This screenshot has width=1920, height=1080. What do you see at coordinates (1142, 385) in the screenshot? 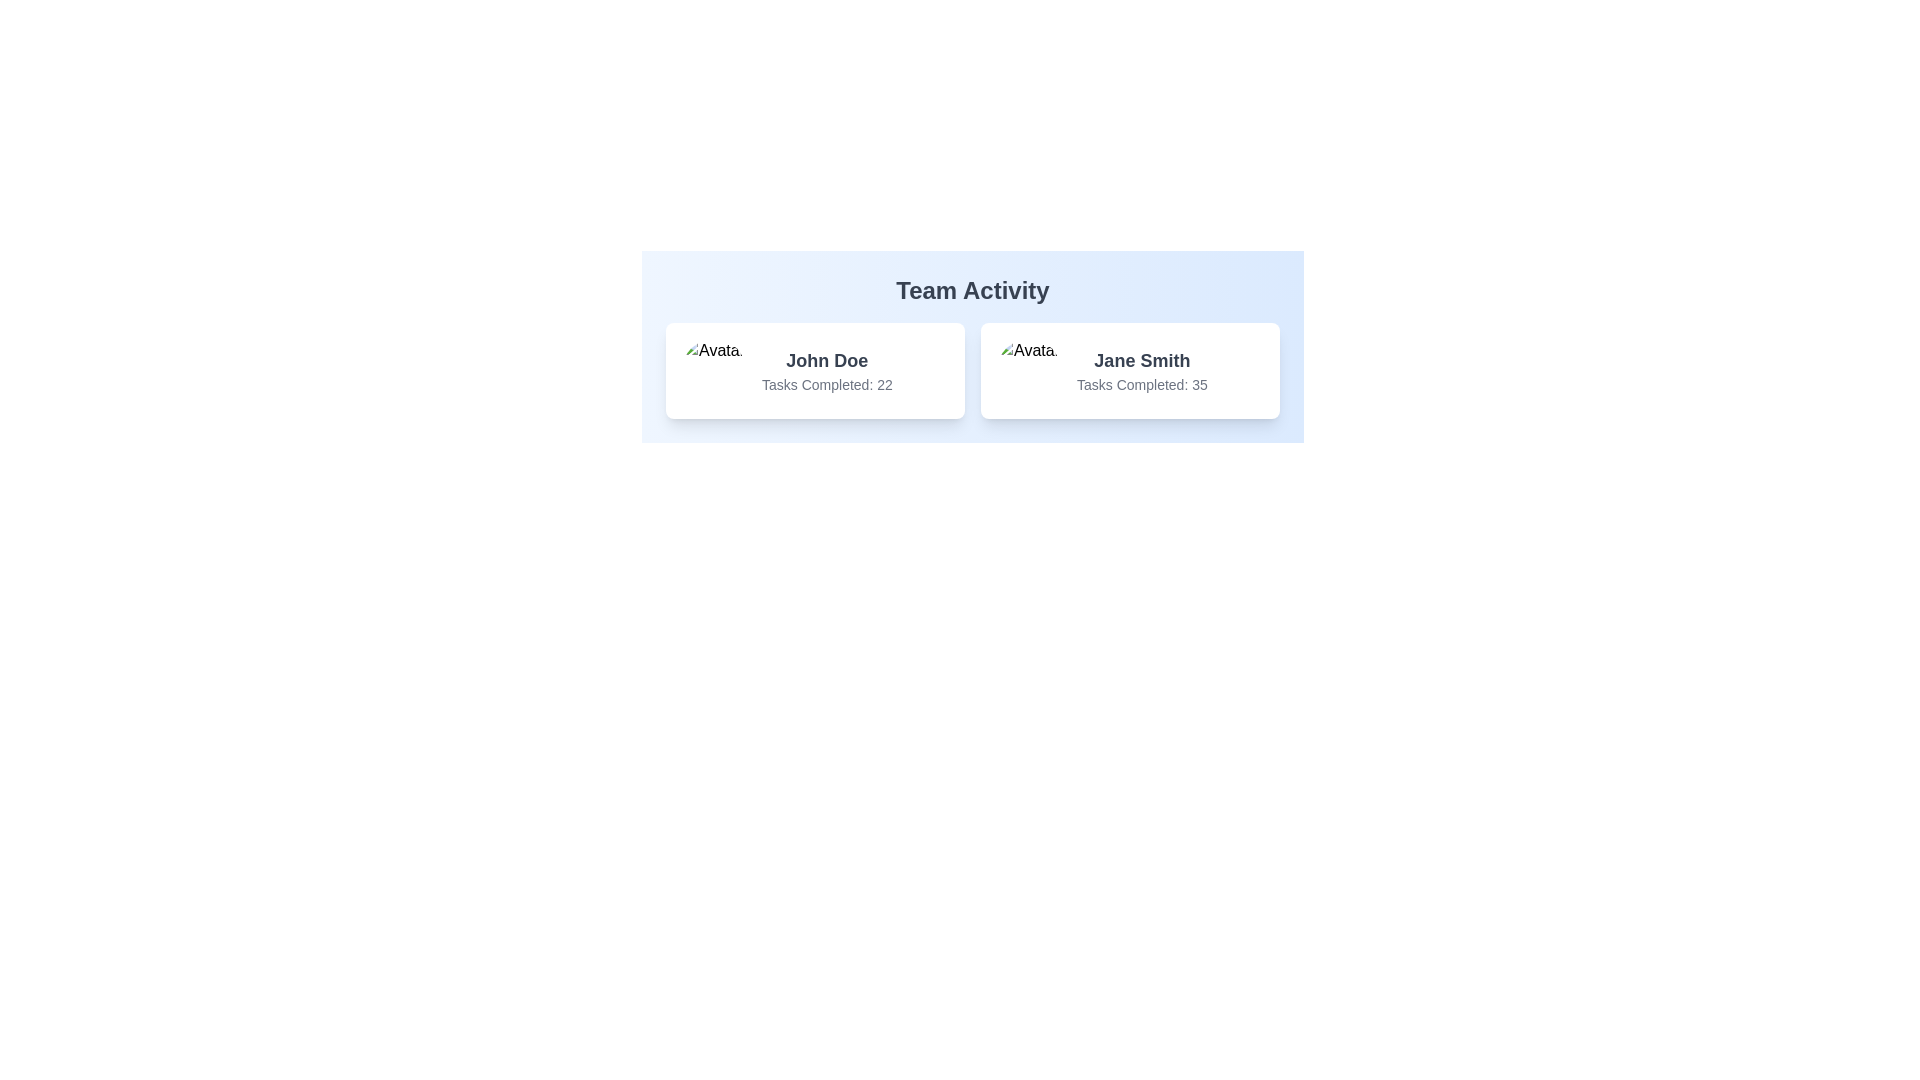
I see `text label displaying the number of tasks completed by 'Jane Smith', located in the right card of the 'Team Activity' section, below the sibling text 'Jane Smith'` at bounding box center [1142, 385].